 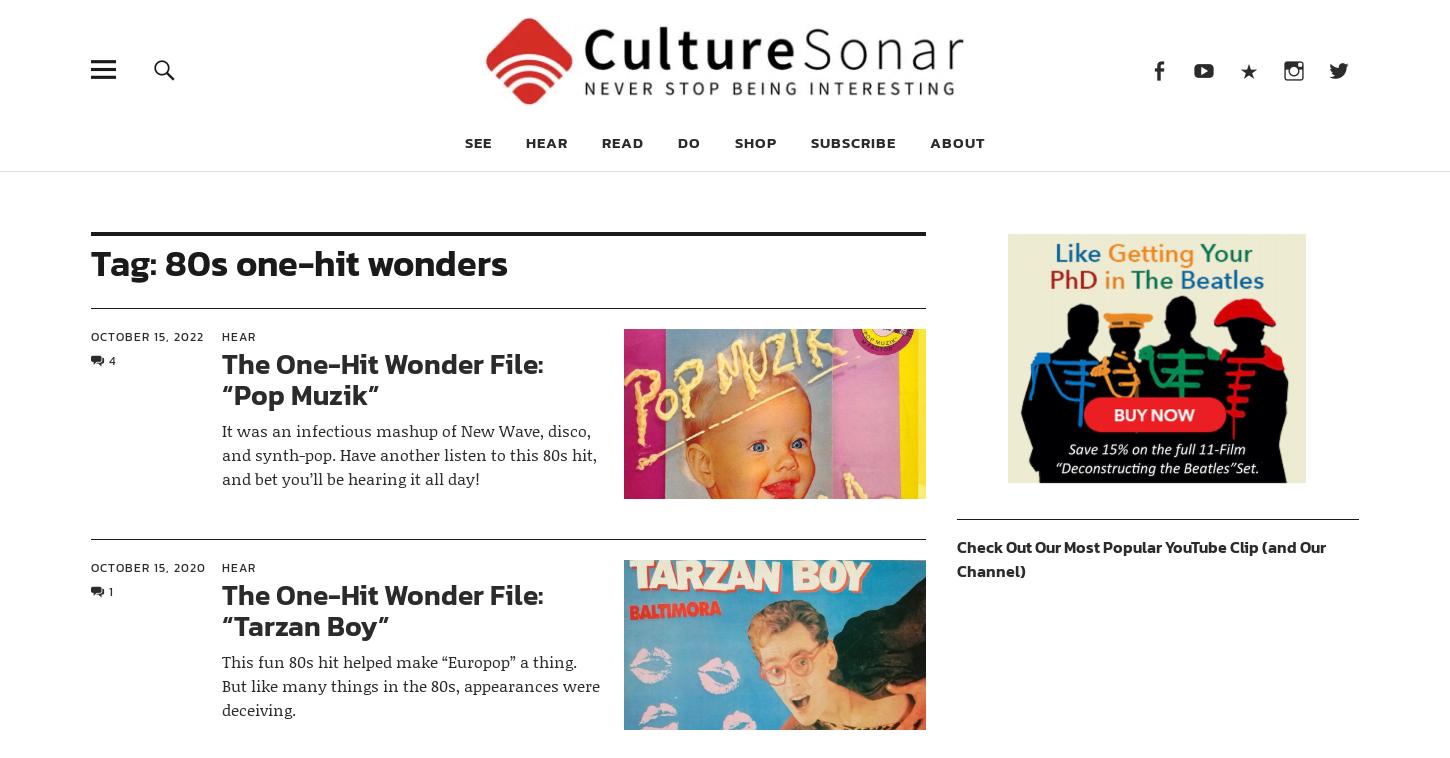 What do you see at coordinates (687, 140) in the screenshot?
I see `'Do'` at bounding box center [687, 140].